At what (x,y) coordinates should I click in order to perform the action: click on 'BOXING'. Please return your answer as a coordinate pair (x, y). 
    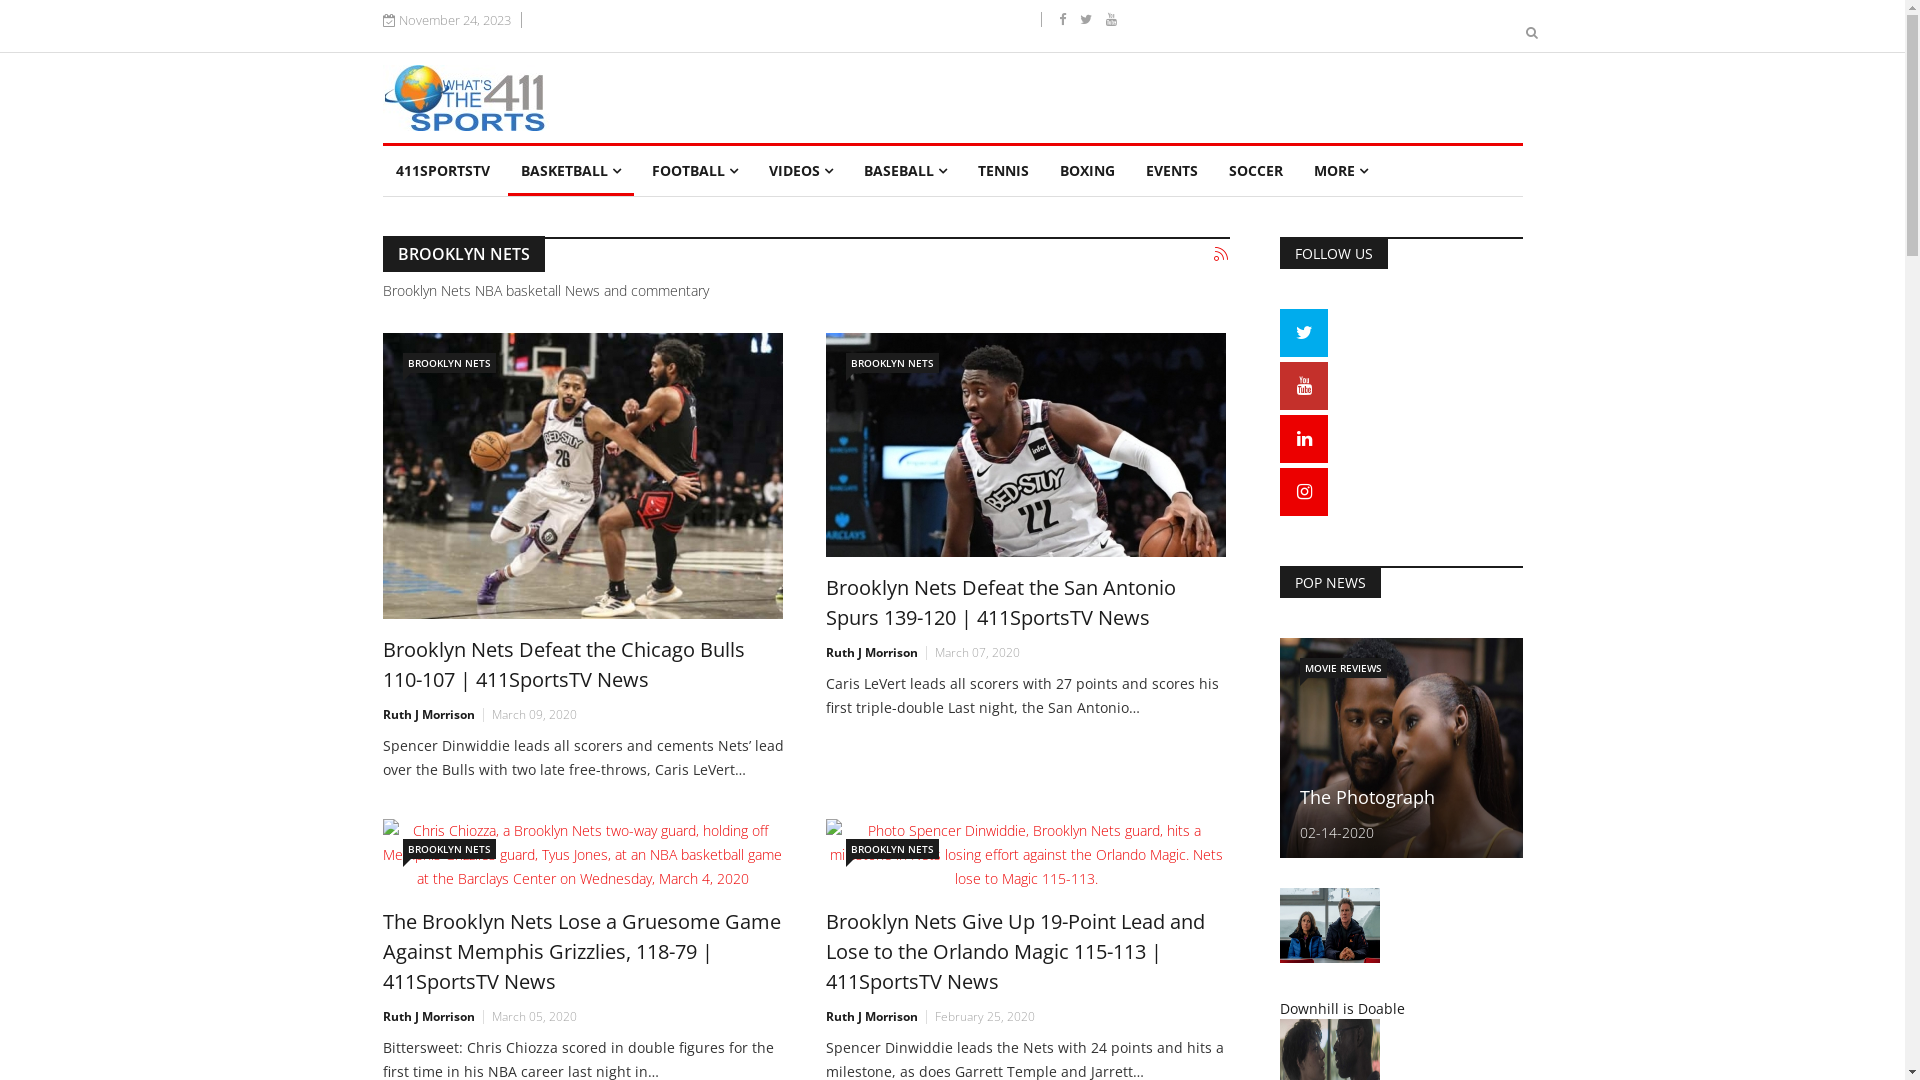
    Looking at the image, I should click on (1085, 169).